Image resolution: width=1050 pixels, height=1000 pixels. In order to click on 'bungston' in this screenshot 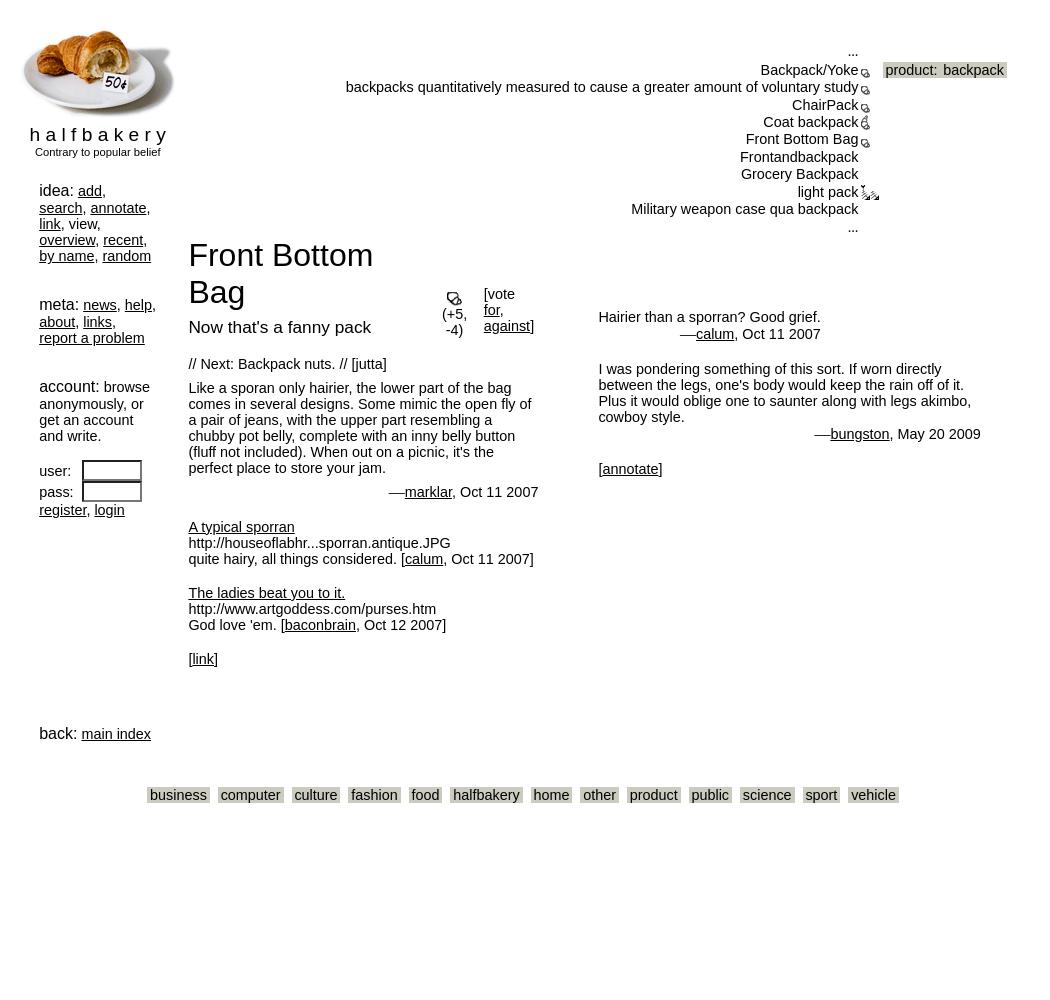, I will do `click(859, 434)`.